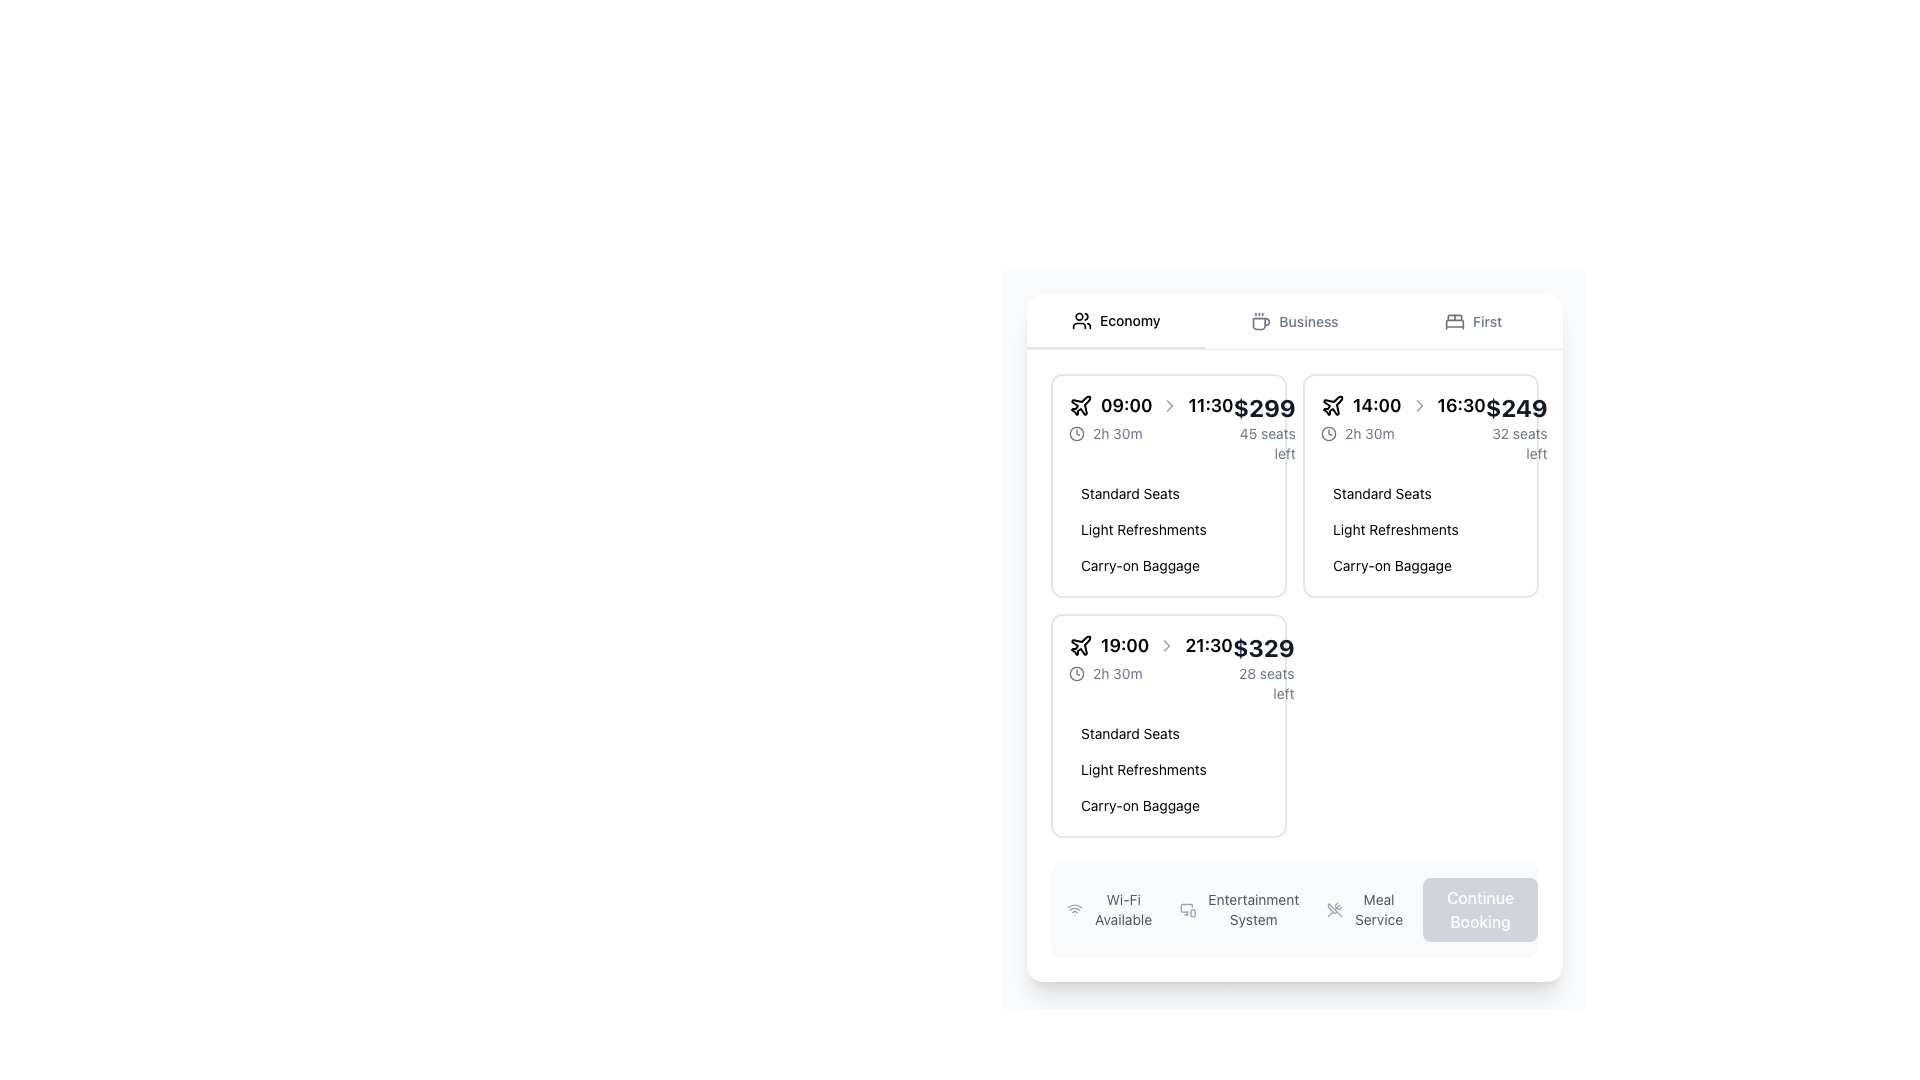  Describe the element at coordinates (1473, 320) in the screenshot. I see `the 'First' class tab or button located on the far right of a row of three clickable elements, allowing for keyboard interaction` at that location.